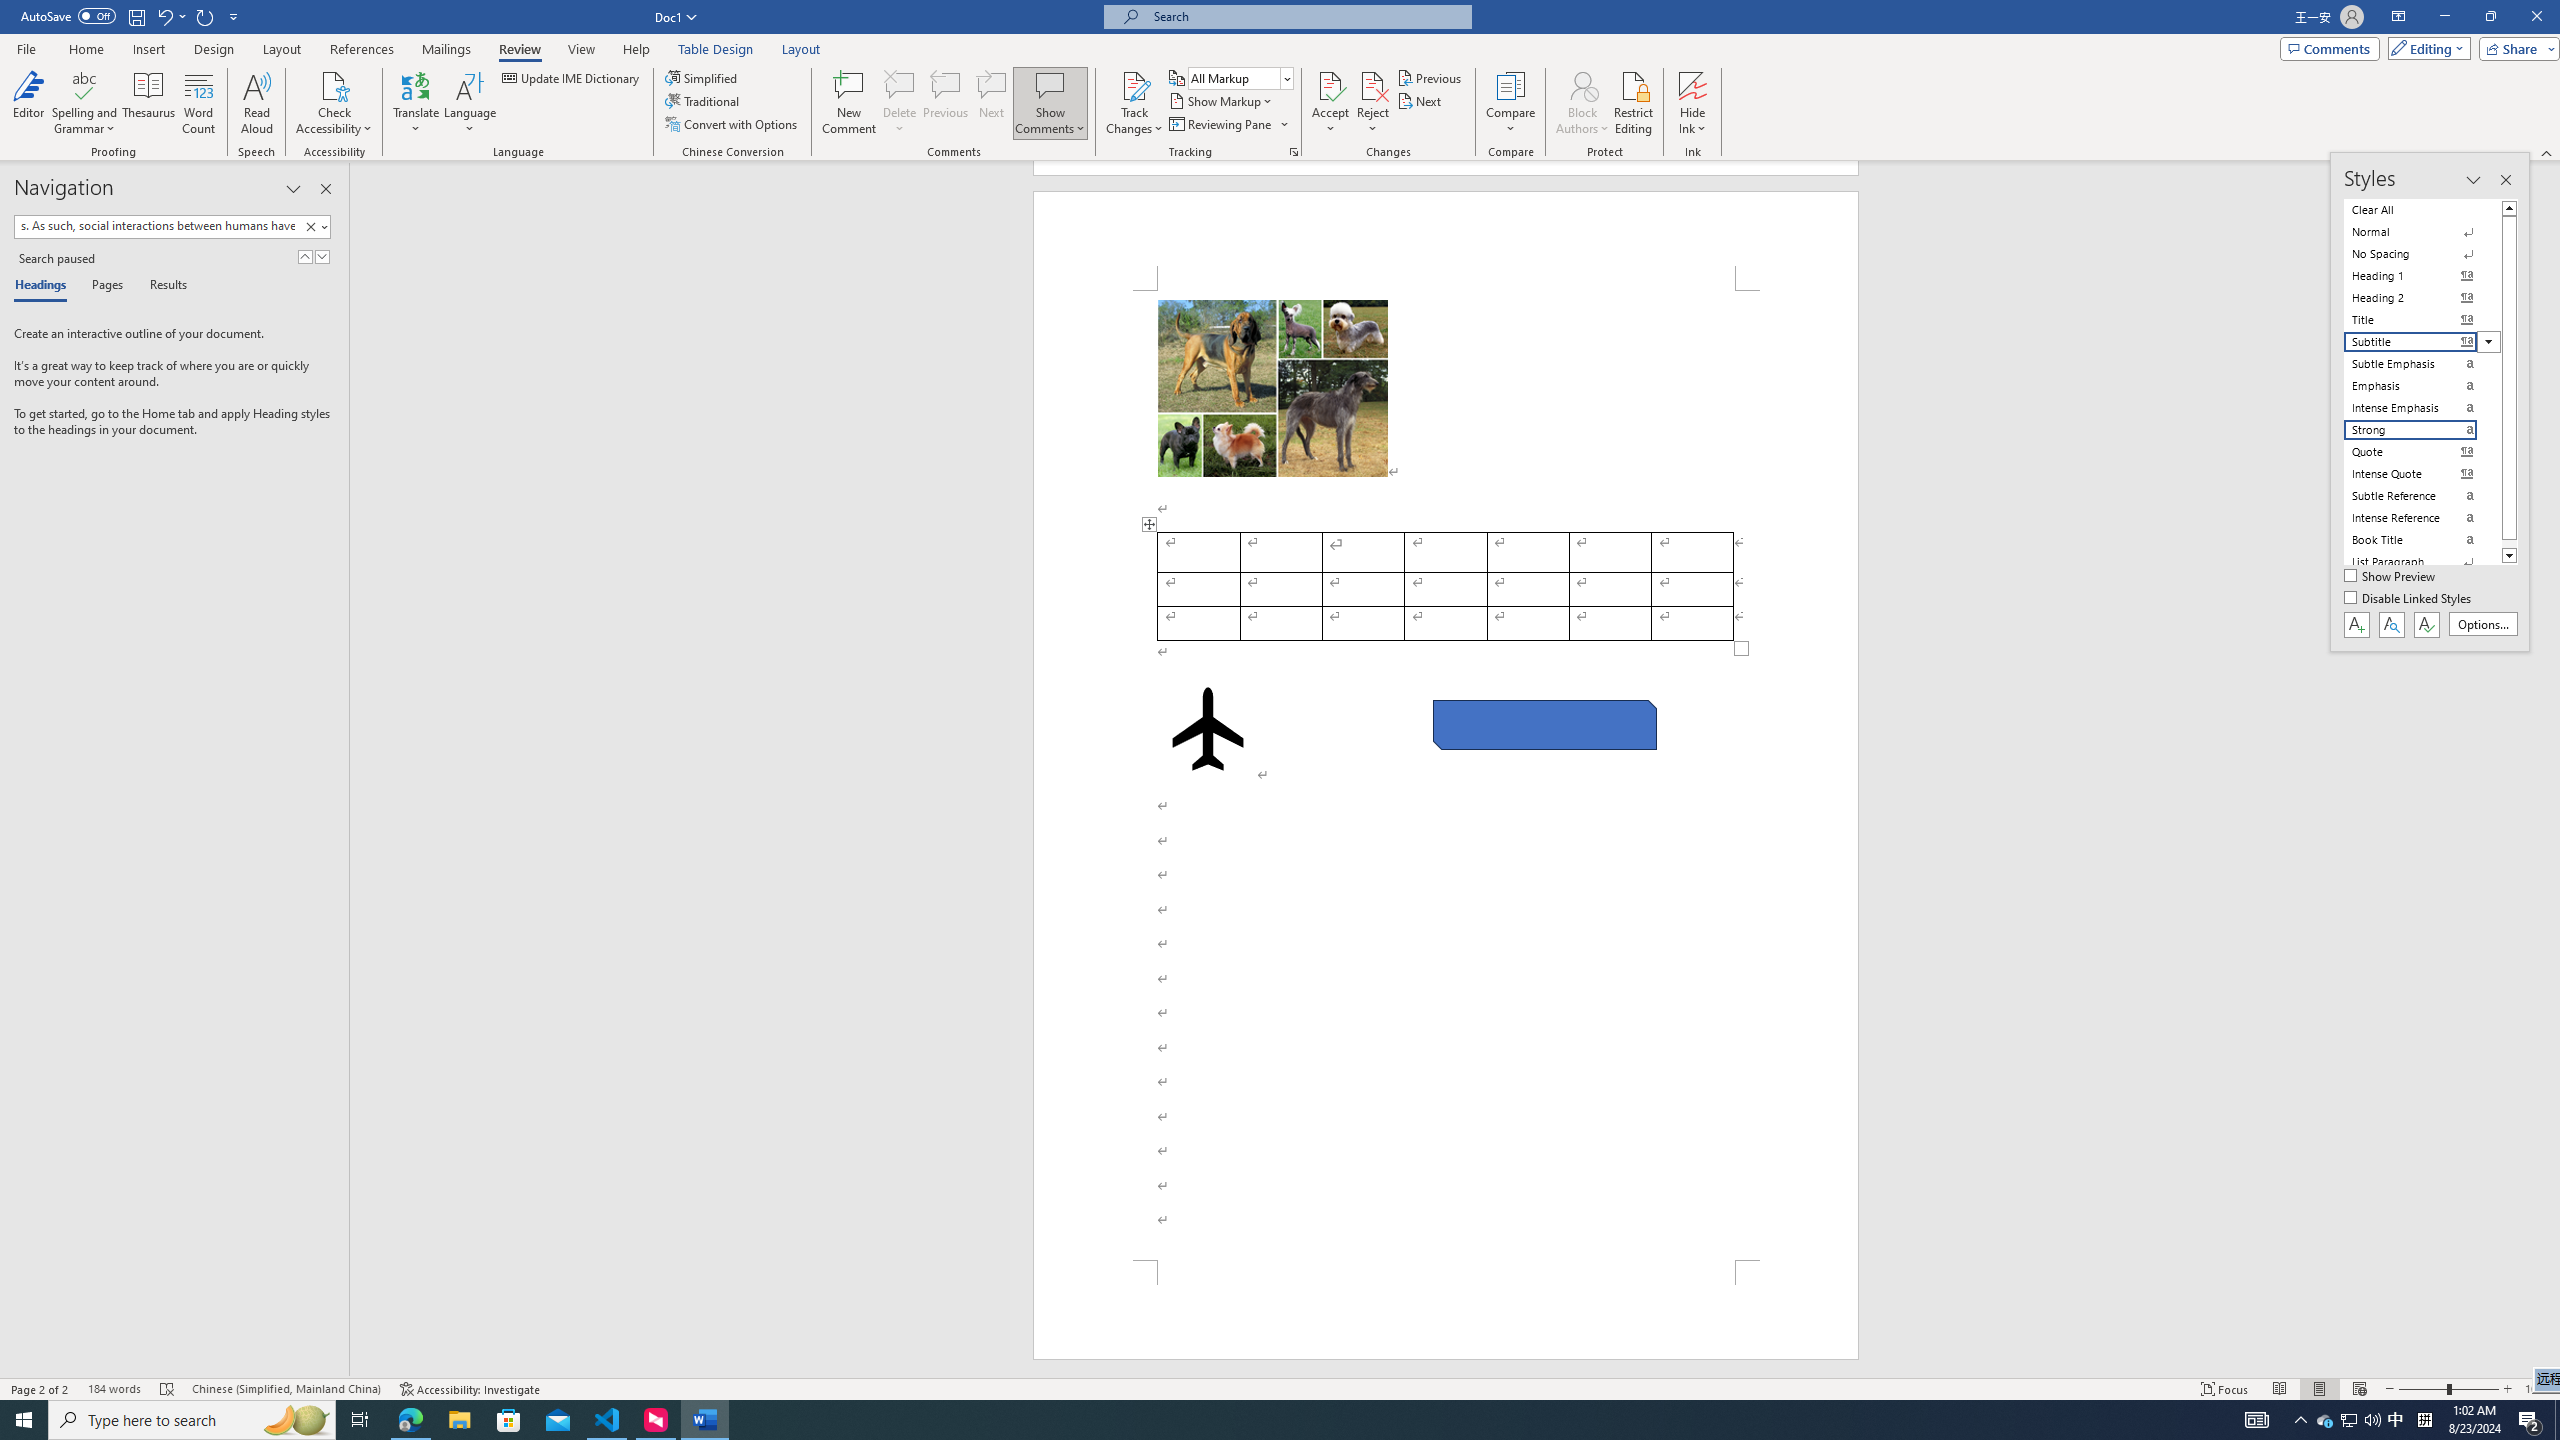 This screenshot has height=1440, width=2560. What do you see at coordinates (2425, 624) in the screenshot?
I see `'Class: NetUIButton'` at bounding box center [2425, 624].